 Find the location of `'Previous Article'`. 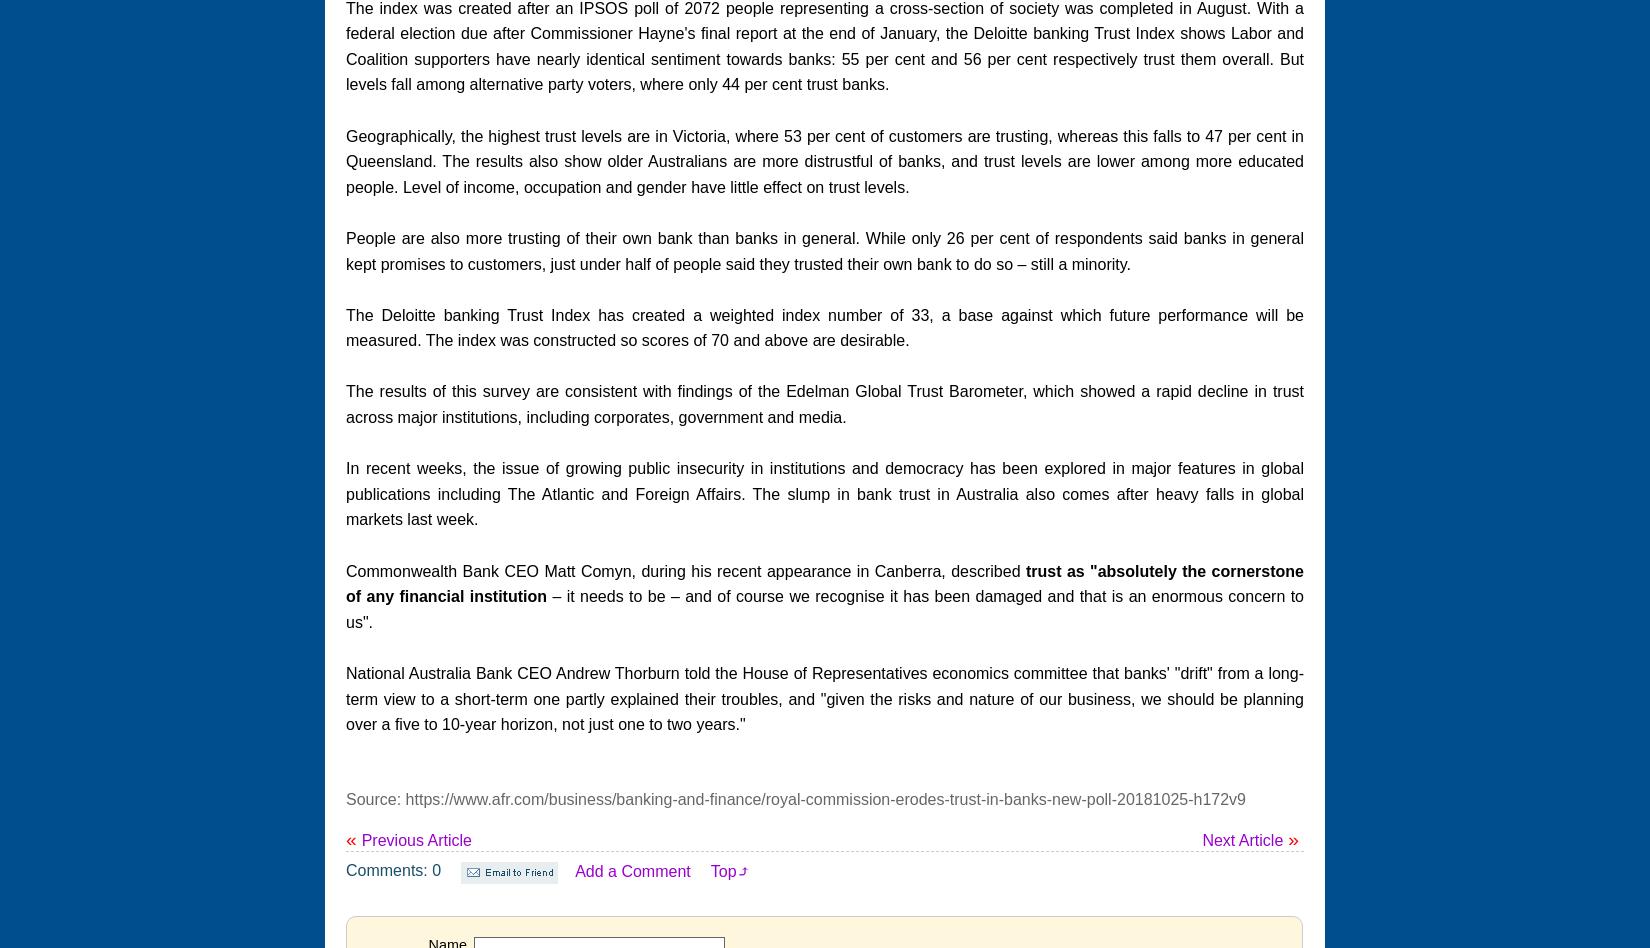

'Previous Article' is located at coordinates (414, 838).